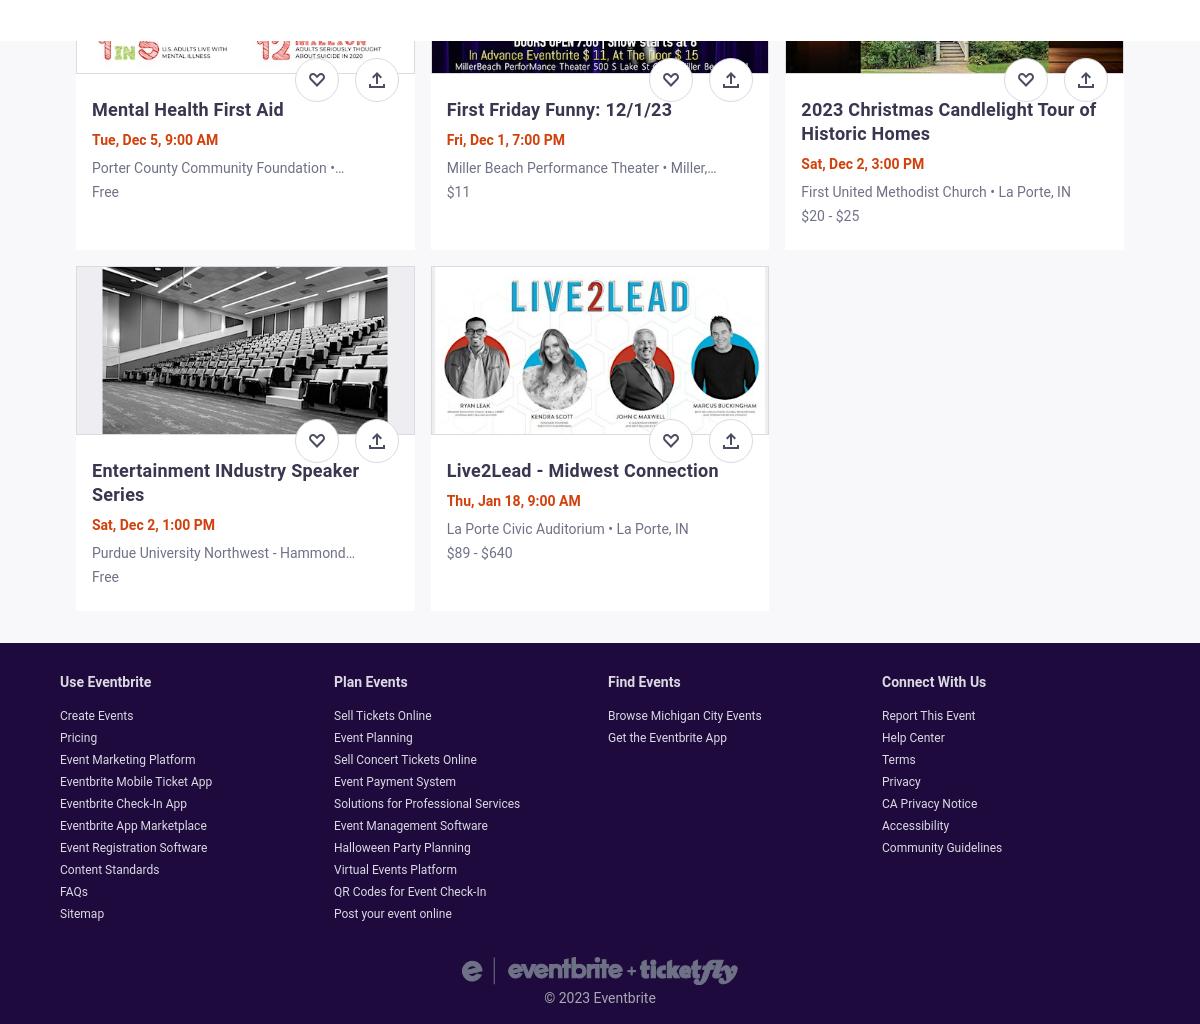 This screenshot has width=1200, height=1024. Describe the element at coordinates (512, 499) in the screenshot. I see `'Thu, Jan 18, 9:00 AM'` at that location.